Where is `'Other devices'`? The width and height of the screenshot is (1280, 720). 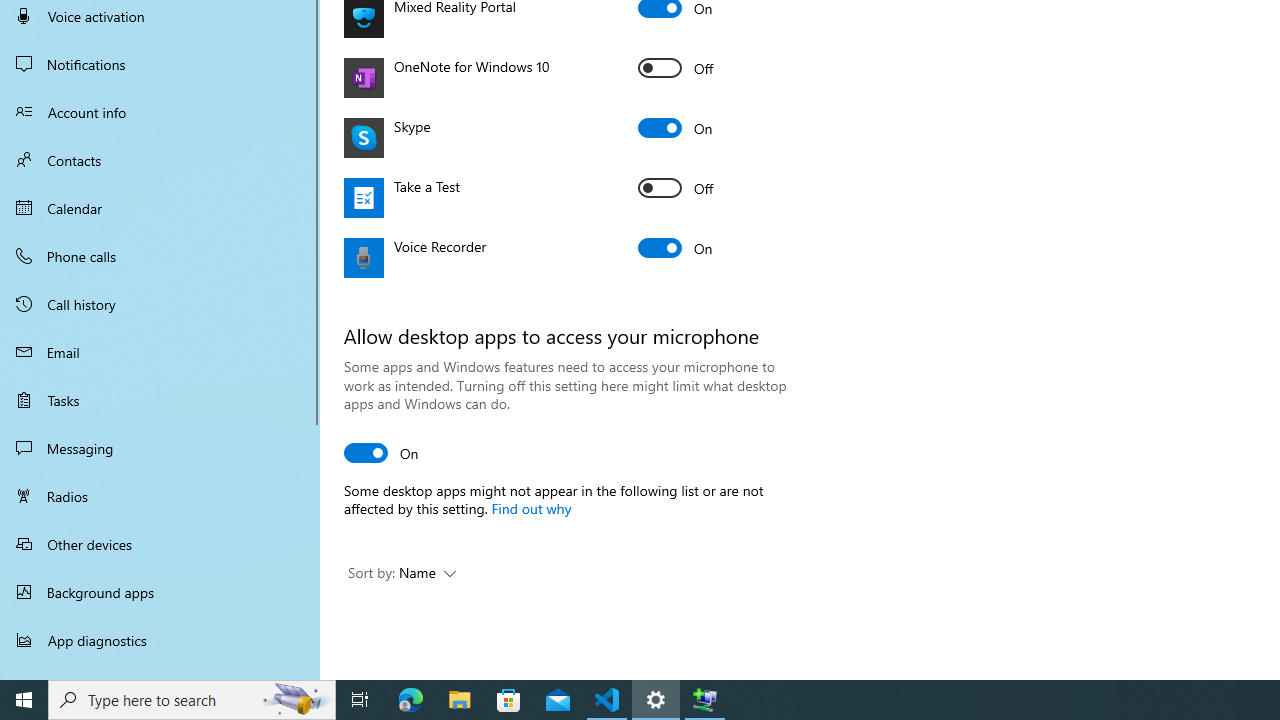
'Other devices' is located at coordinates (160, 543).